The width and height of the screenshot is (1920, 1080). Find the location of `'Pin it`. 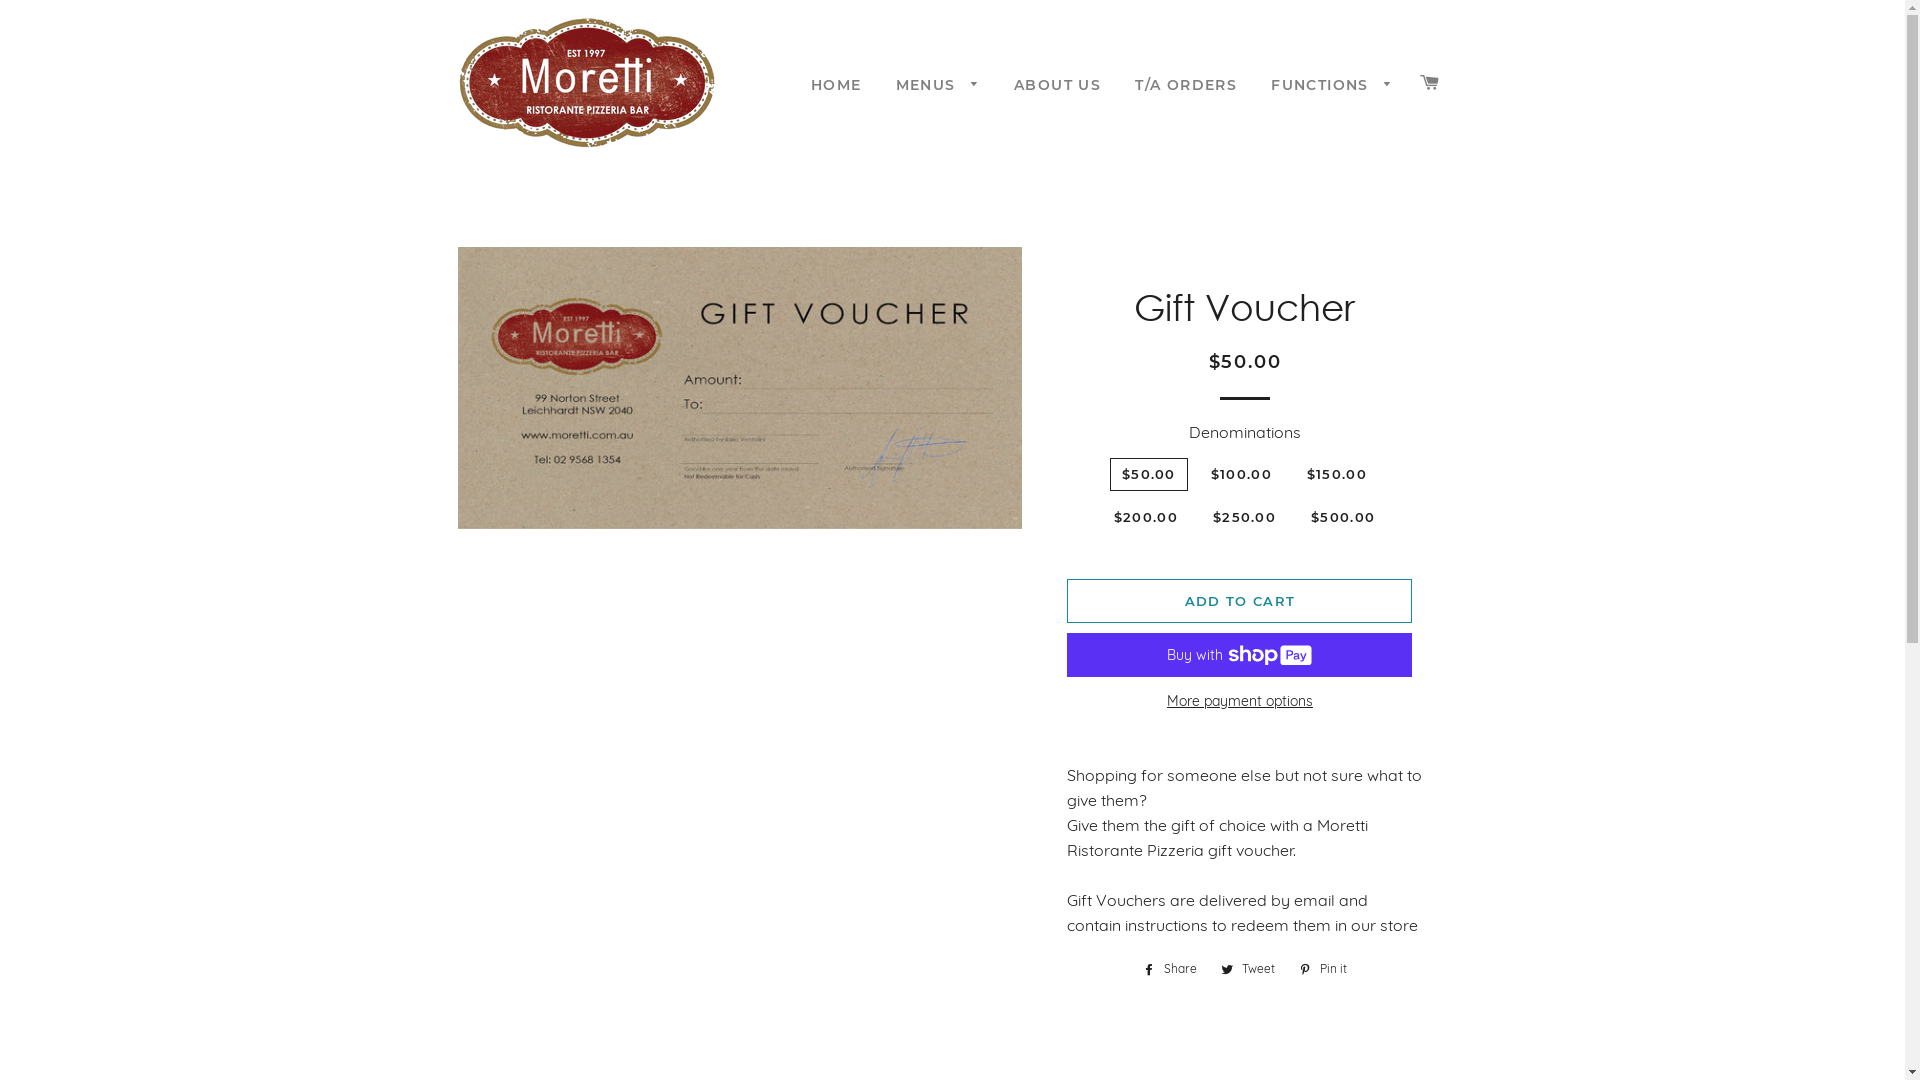

'Pin it is located at coordinates (1323, 967).